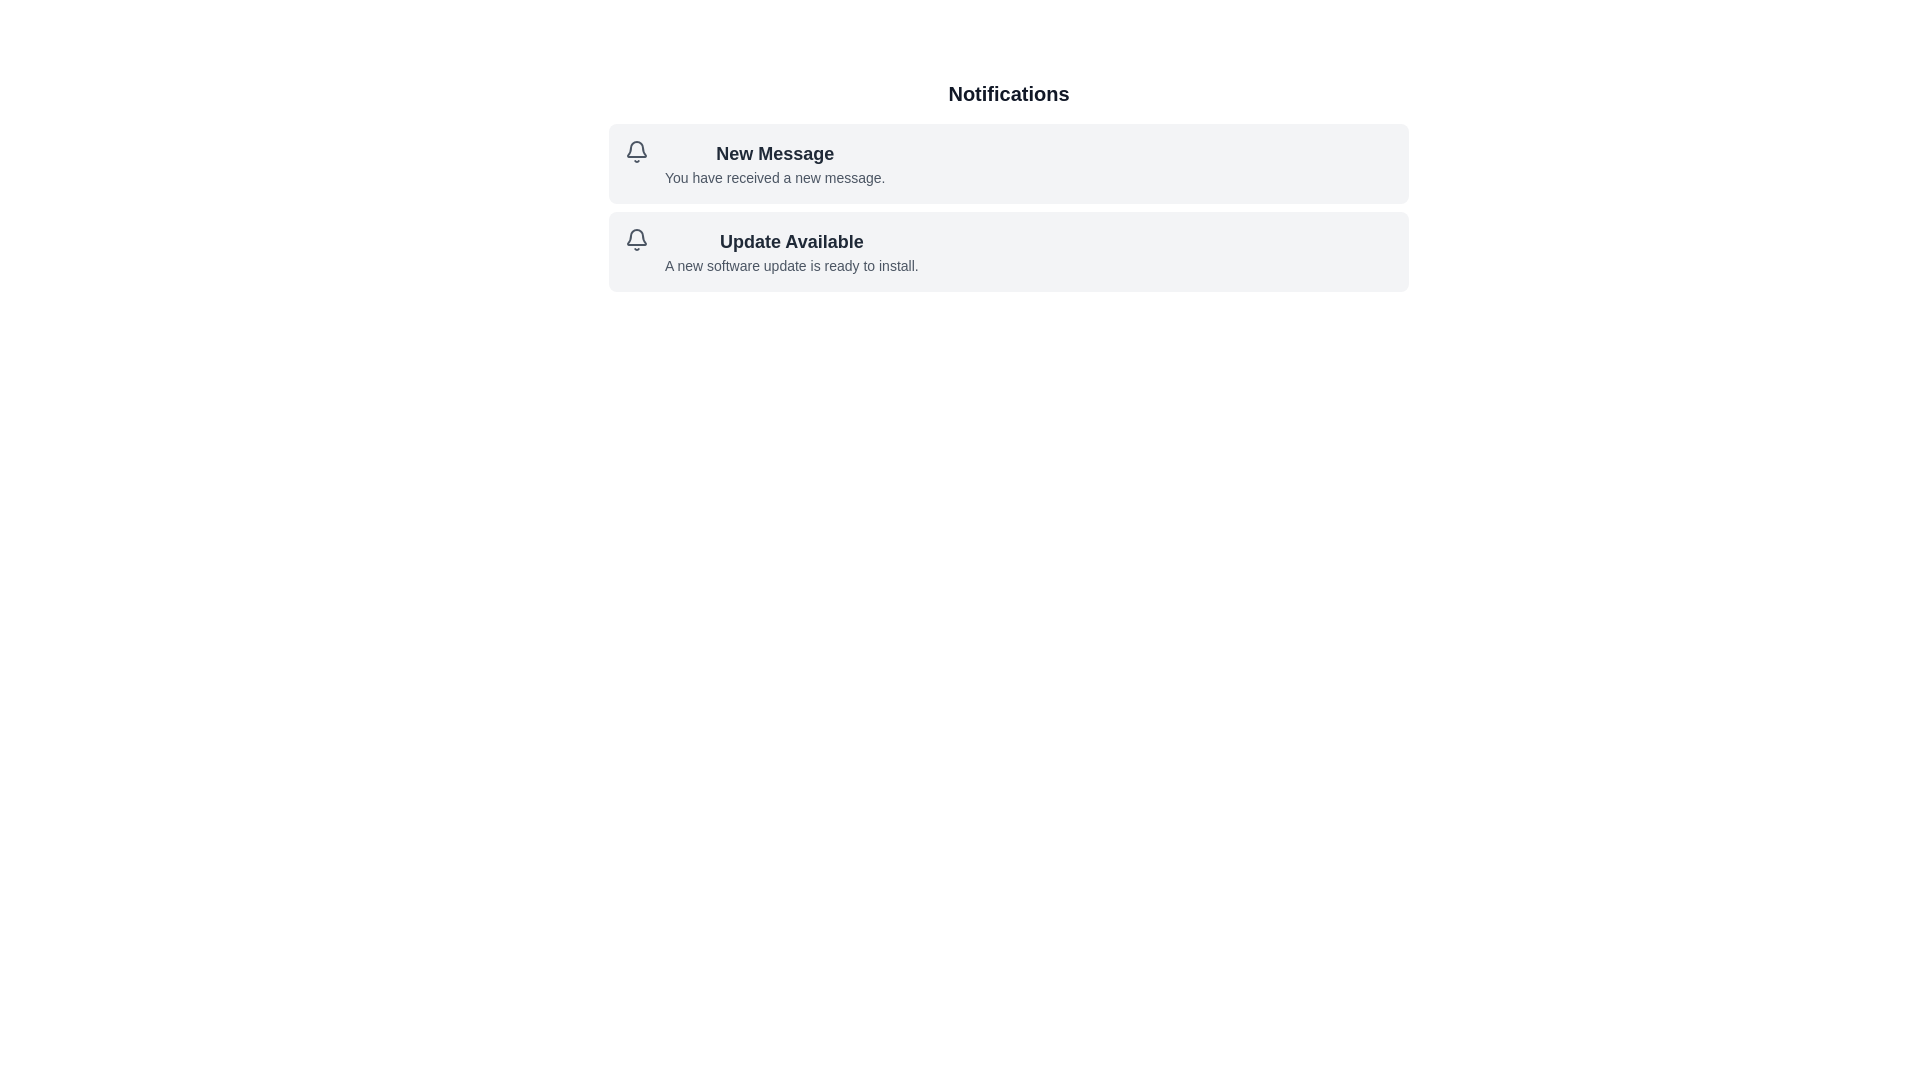 The image size is (1920, 1080). Describe the element at coordinates (636, 150) in the screenshot. I see `the bell icon which signifies a notification for the 'New Message' entry, located adjacent to the bold 'New Message' text` at that location.